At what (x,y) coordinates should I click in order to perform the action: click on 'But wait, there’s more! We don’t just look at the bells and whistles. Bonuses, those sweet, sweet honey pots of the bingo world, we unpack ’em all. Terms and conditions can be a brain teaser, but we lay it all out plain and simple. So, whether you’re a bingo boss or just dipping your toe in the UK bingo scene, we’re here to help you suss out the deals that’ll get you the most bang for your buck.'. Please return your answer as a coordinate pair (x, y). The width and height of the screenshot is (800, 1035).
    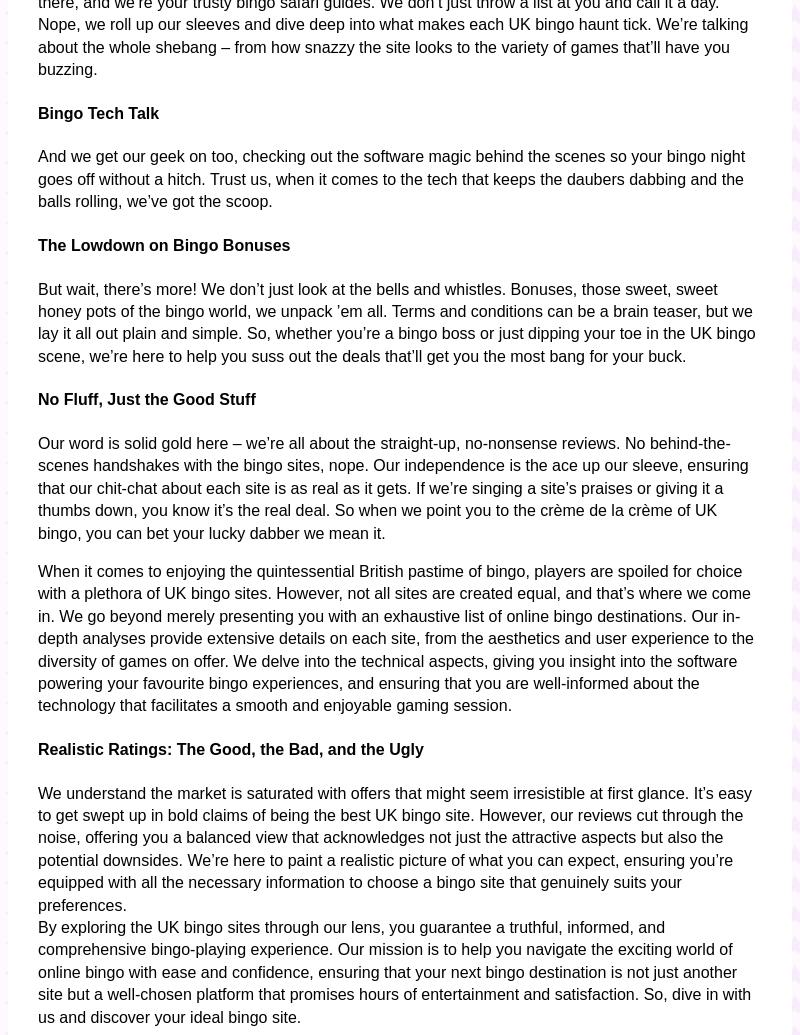
    Looking at the image, I should click on (395, 321).